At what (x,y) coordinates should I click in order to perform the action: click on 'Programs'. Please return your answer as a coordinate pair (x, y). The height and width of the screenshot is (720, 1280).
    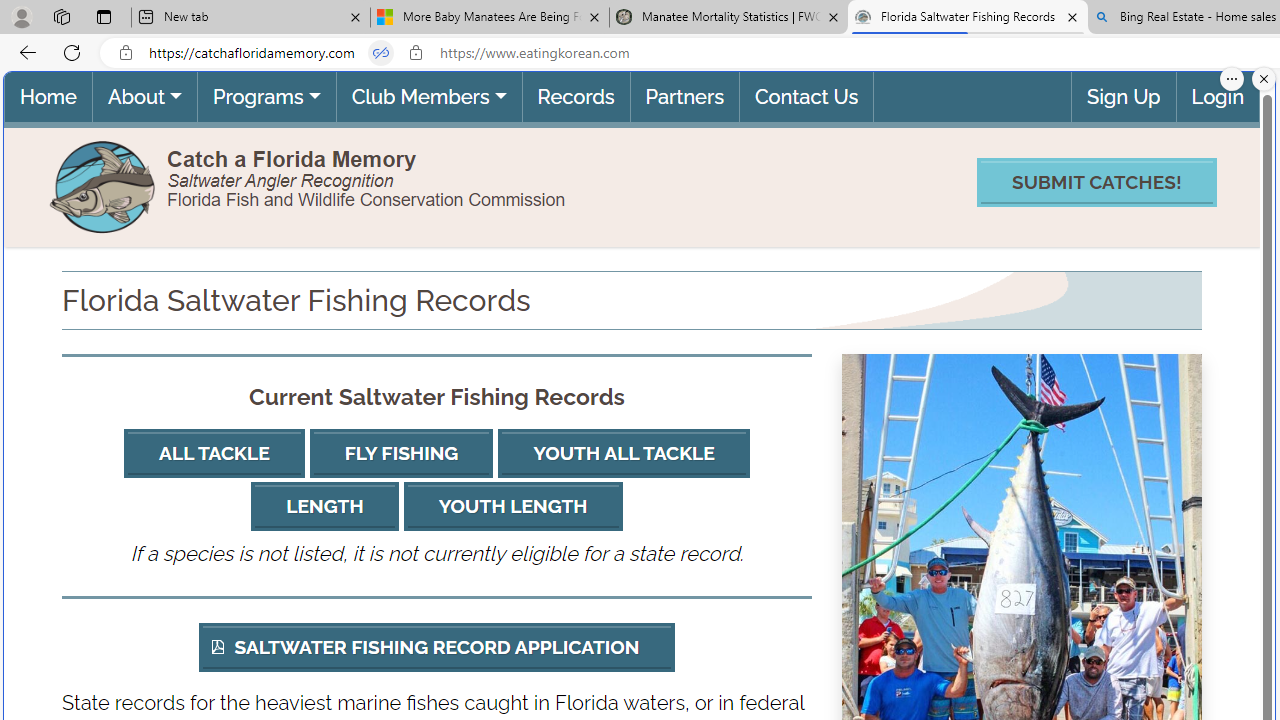
    Looking at the image, I should click on (265, 96).